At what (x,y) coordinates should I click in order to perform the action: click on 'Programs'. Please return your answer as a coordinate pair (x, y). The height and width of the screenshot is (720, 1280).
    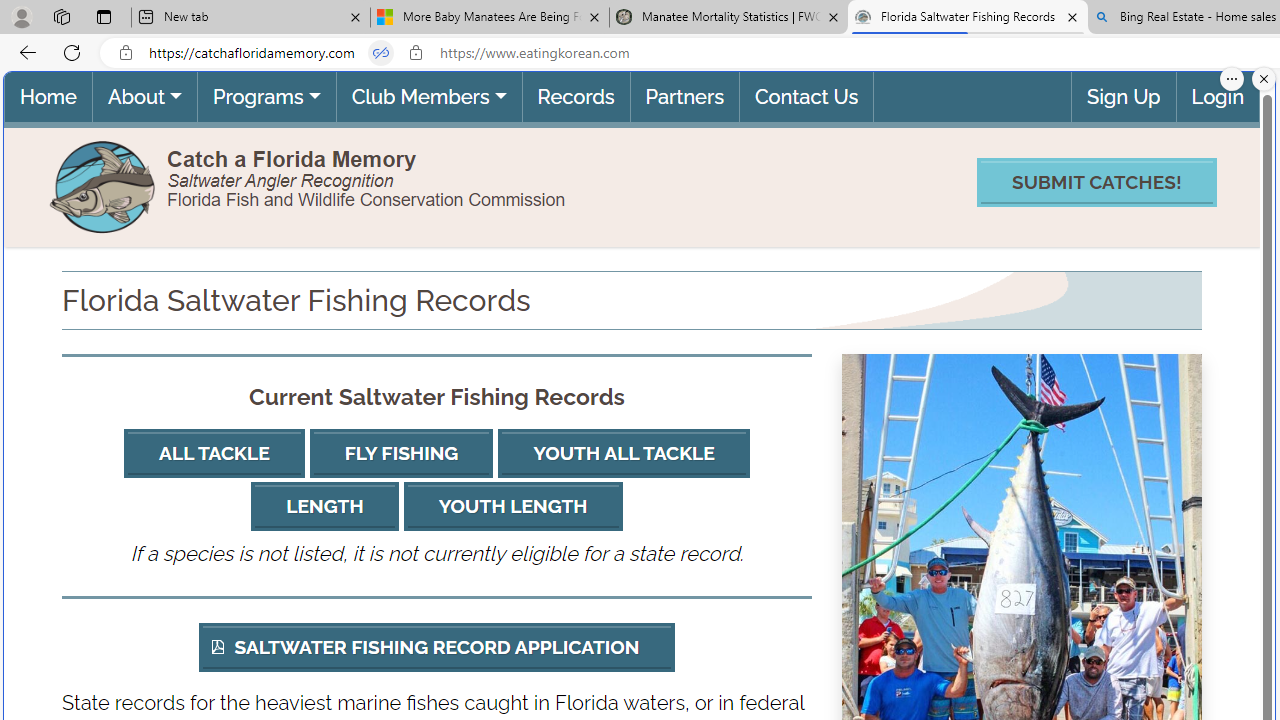
    Looking at the image, I should click on (265, 96).